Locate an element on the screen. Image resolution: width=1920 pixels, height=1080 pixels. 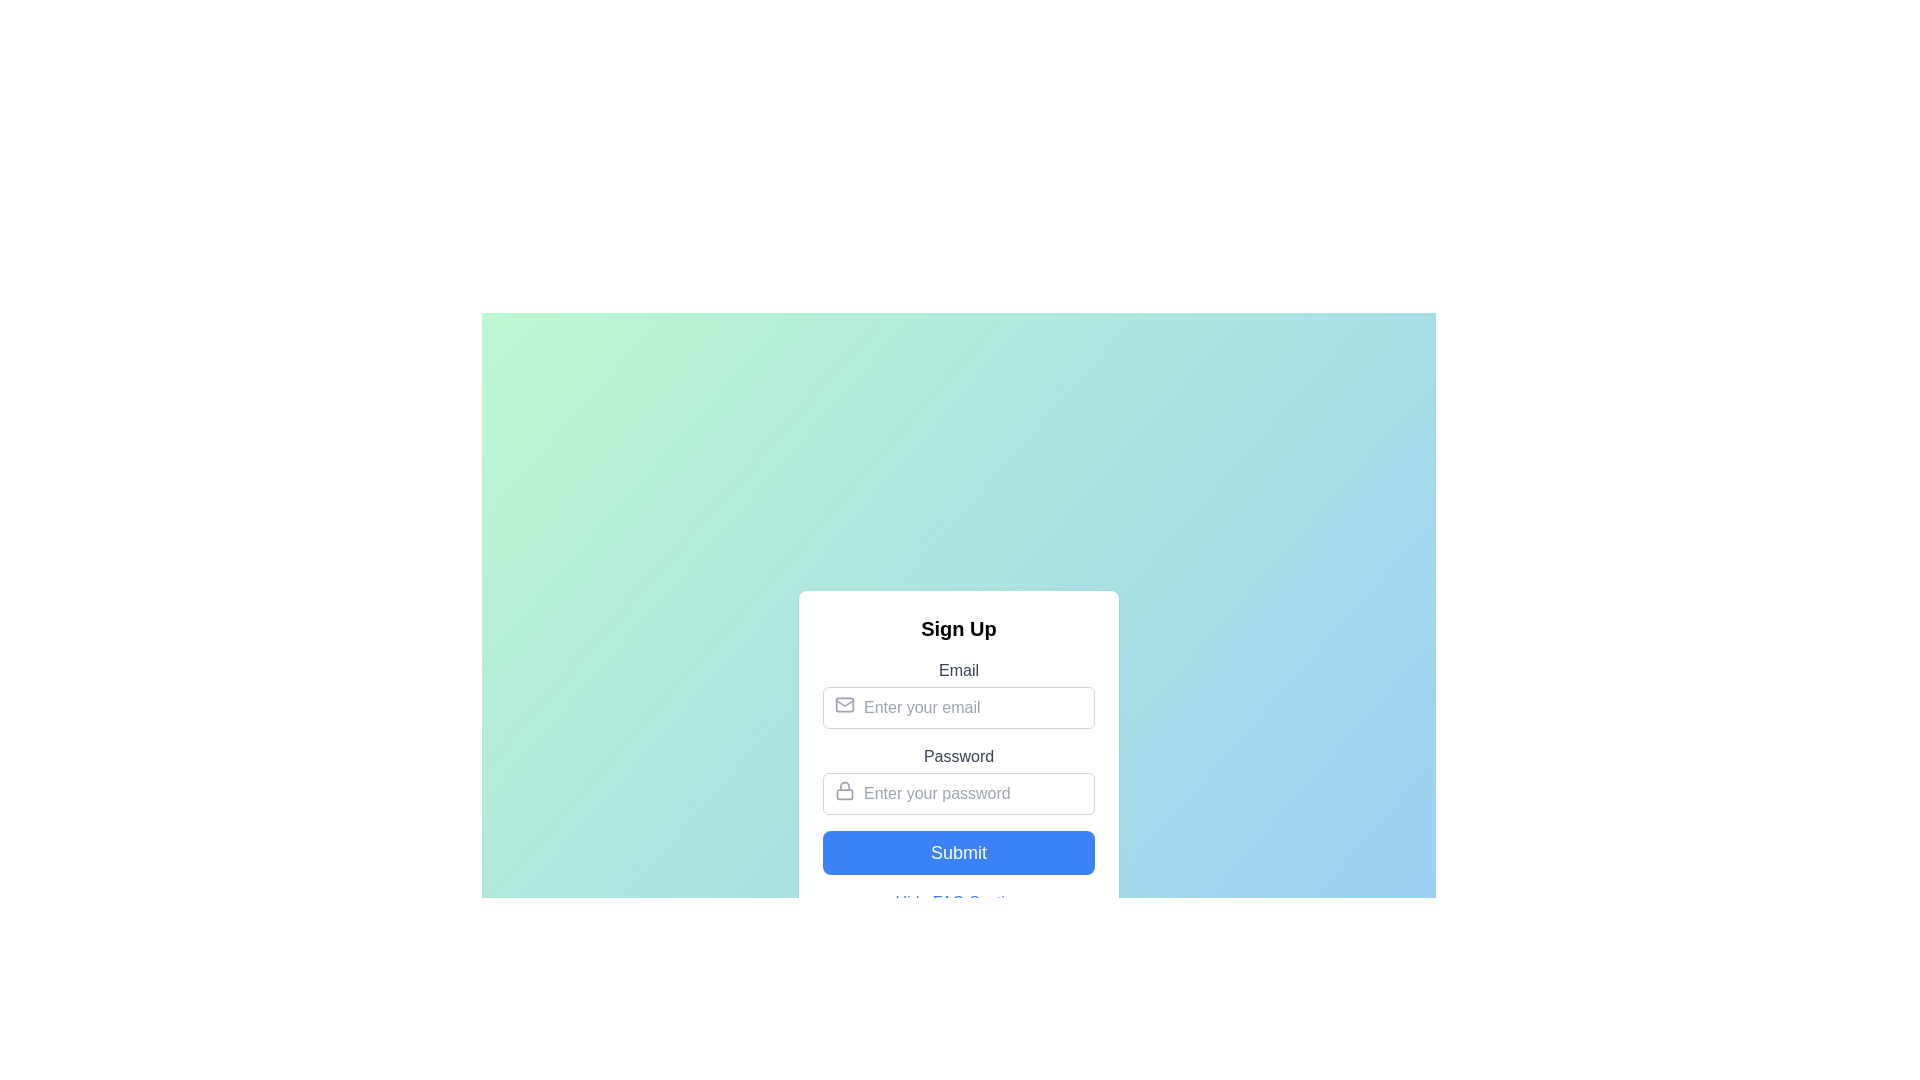
the email input icon that visually indicates the expected email address input, located to the immediate left of the text entry area is located at coordinates (844, 704).